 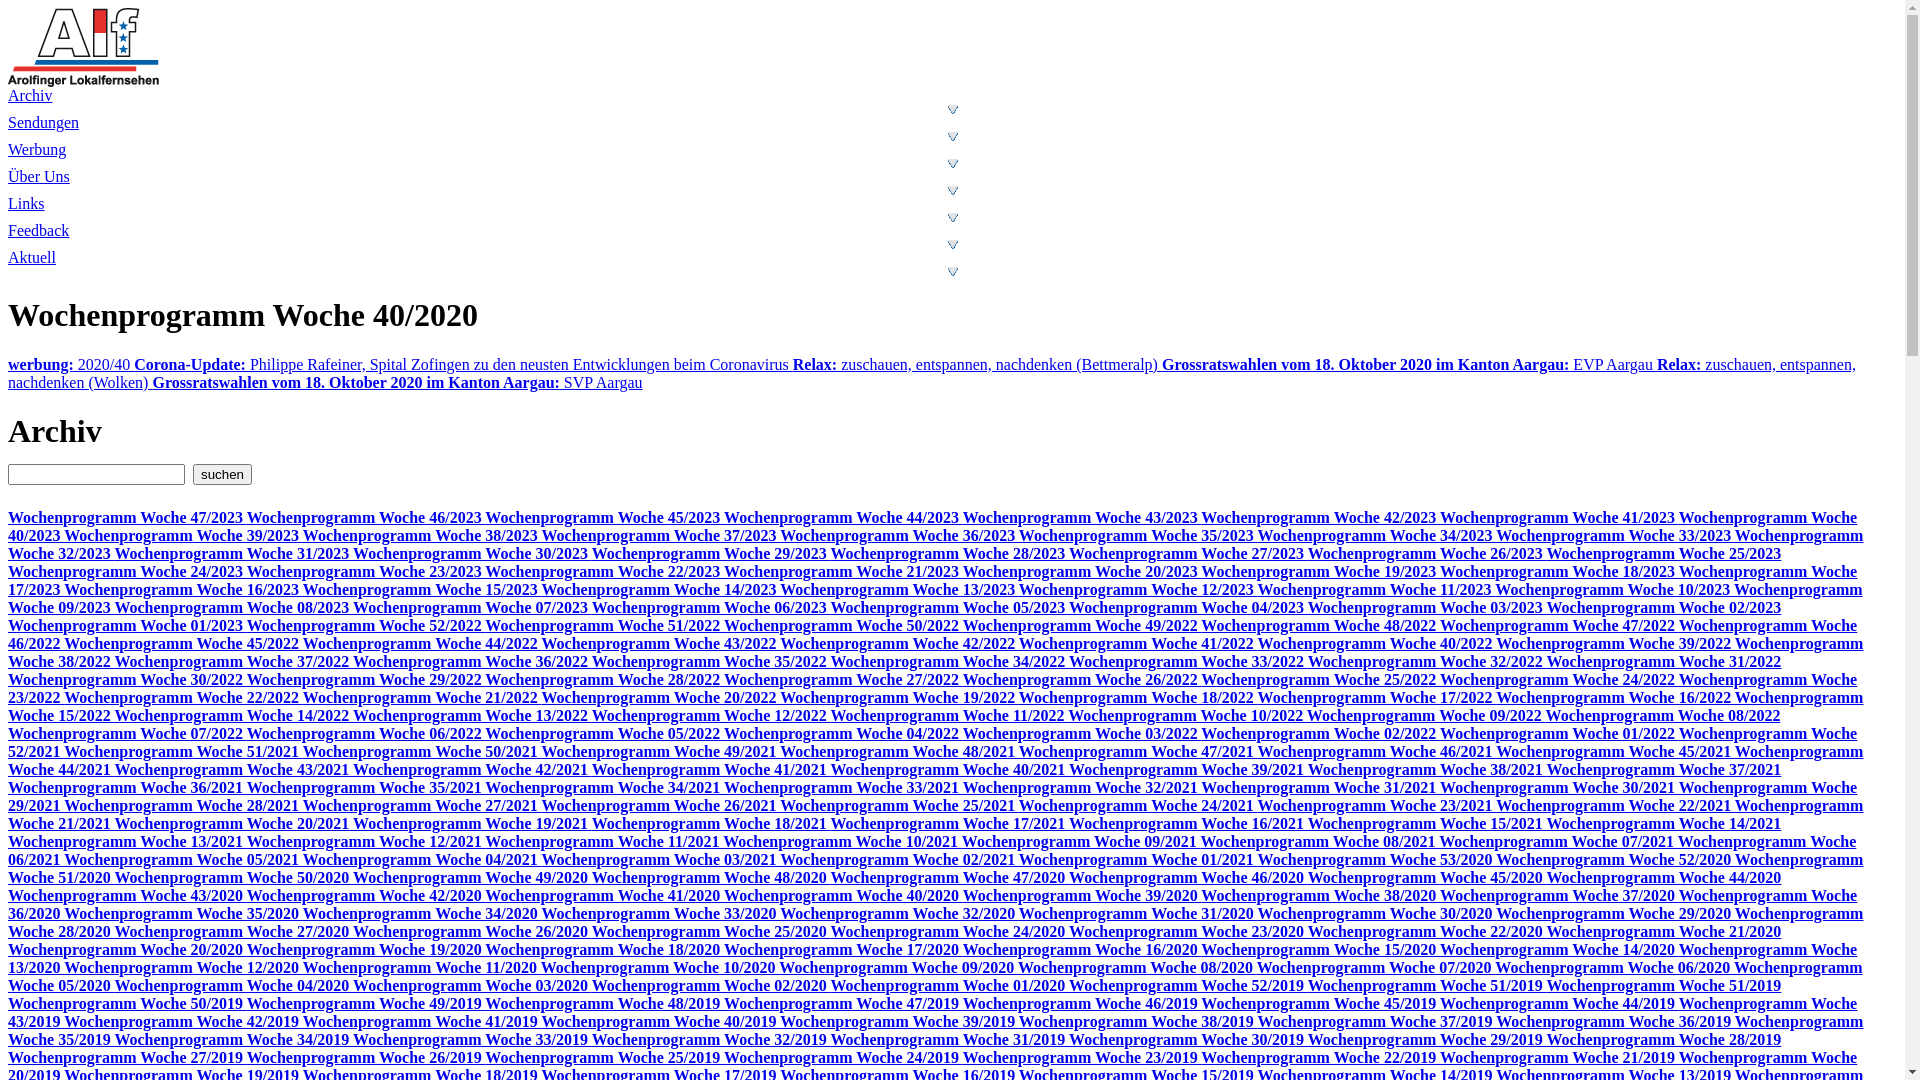 I want to click on 'Wochenprogramm Woche 33/2023', so click(x=1615, y=534).